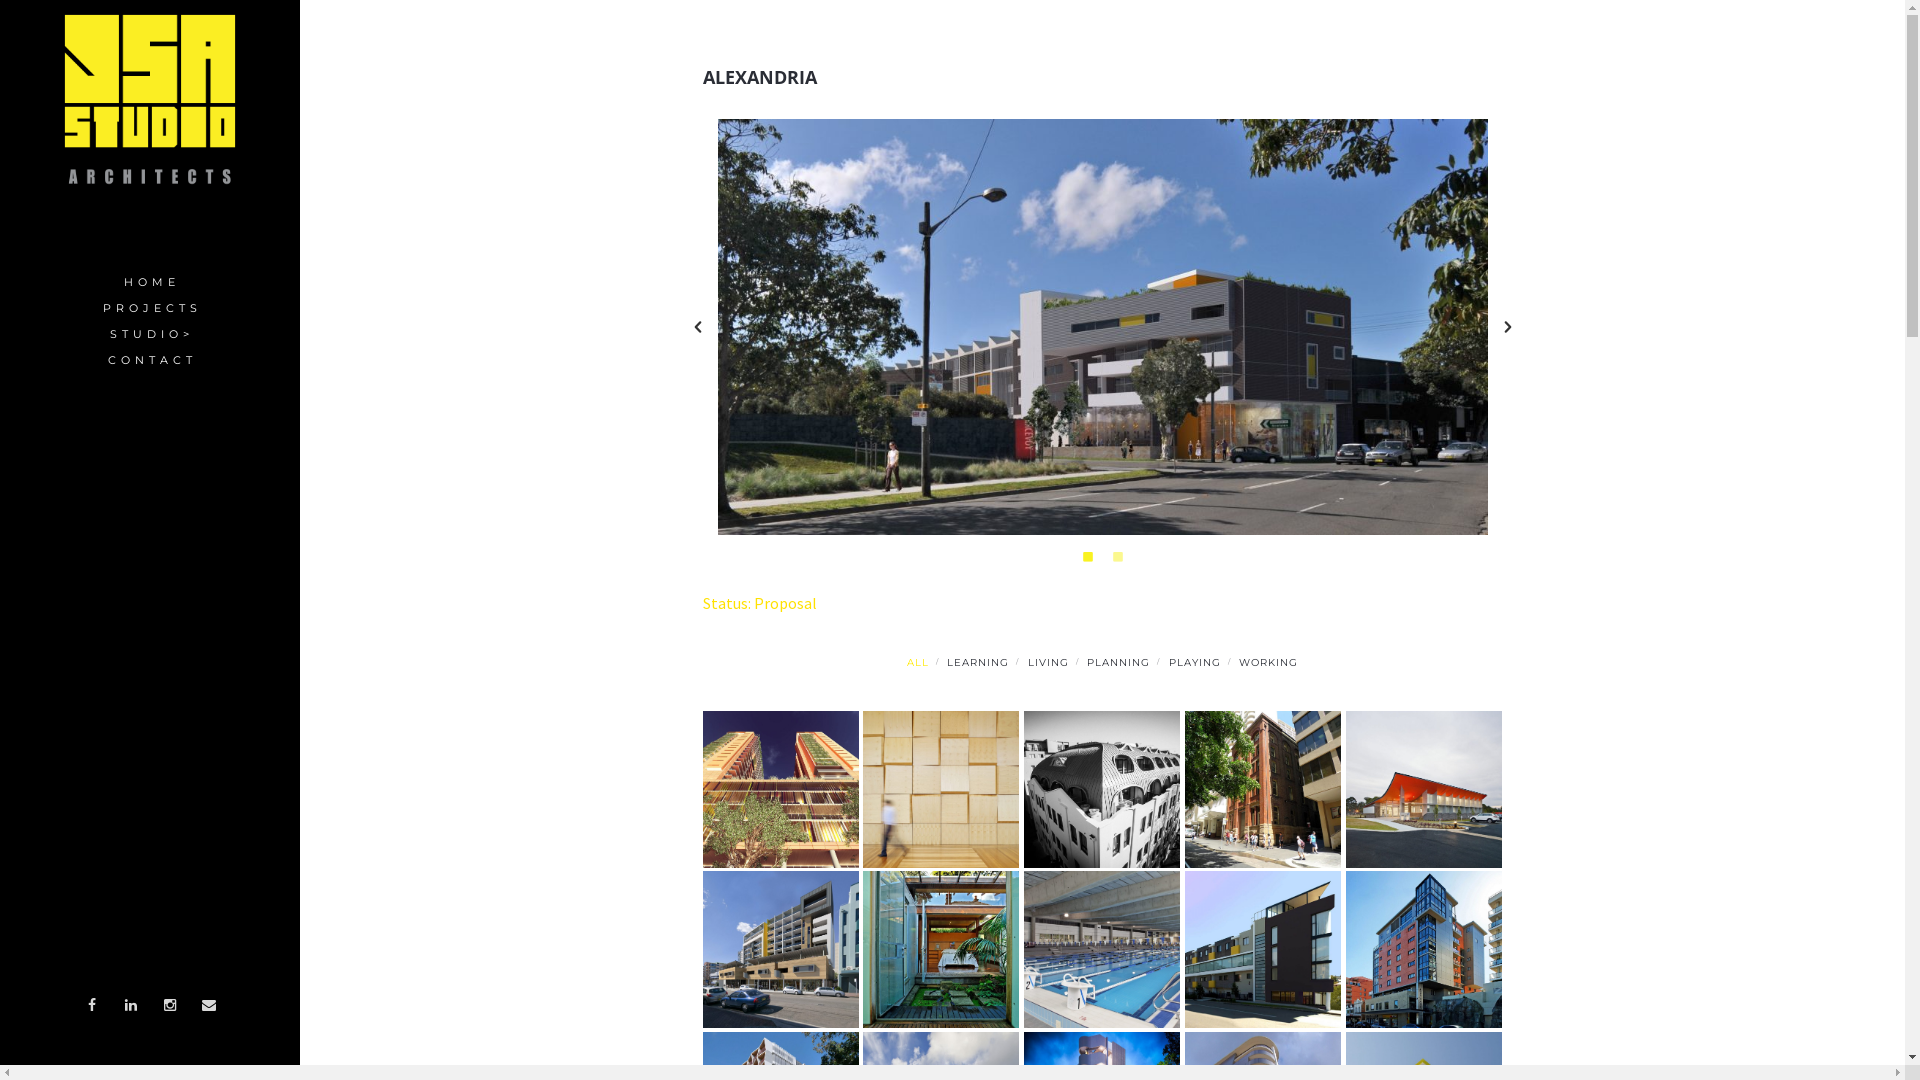 Image resolution: width=1920 pixels, height=1080 pixels. What do you see at coordinates (148, 282) in the screenshot?
I see `'H O M E'` at bounding box center [148, 282].